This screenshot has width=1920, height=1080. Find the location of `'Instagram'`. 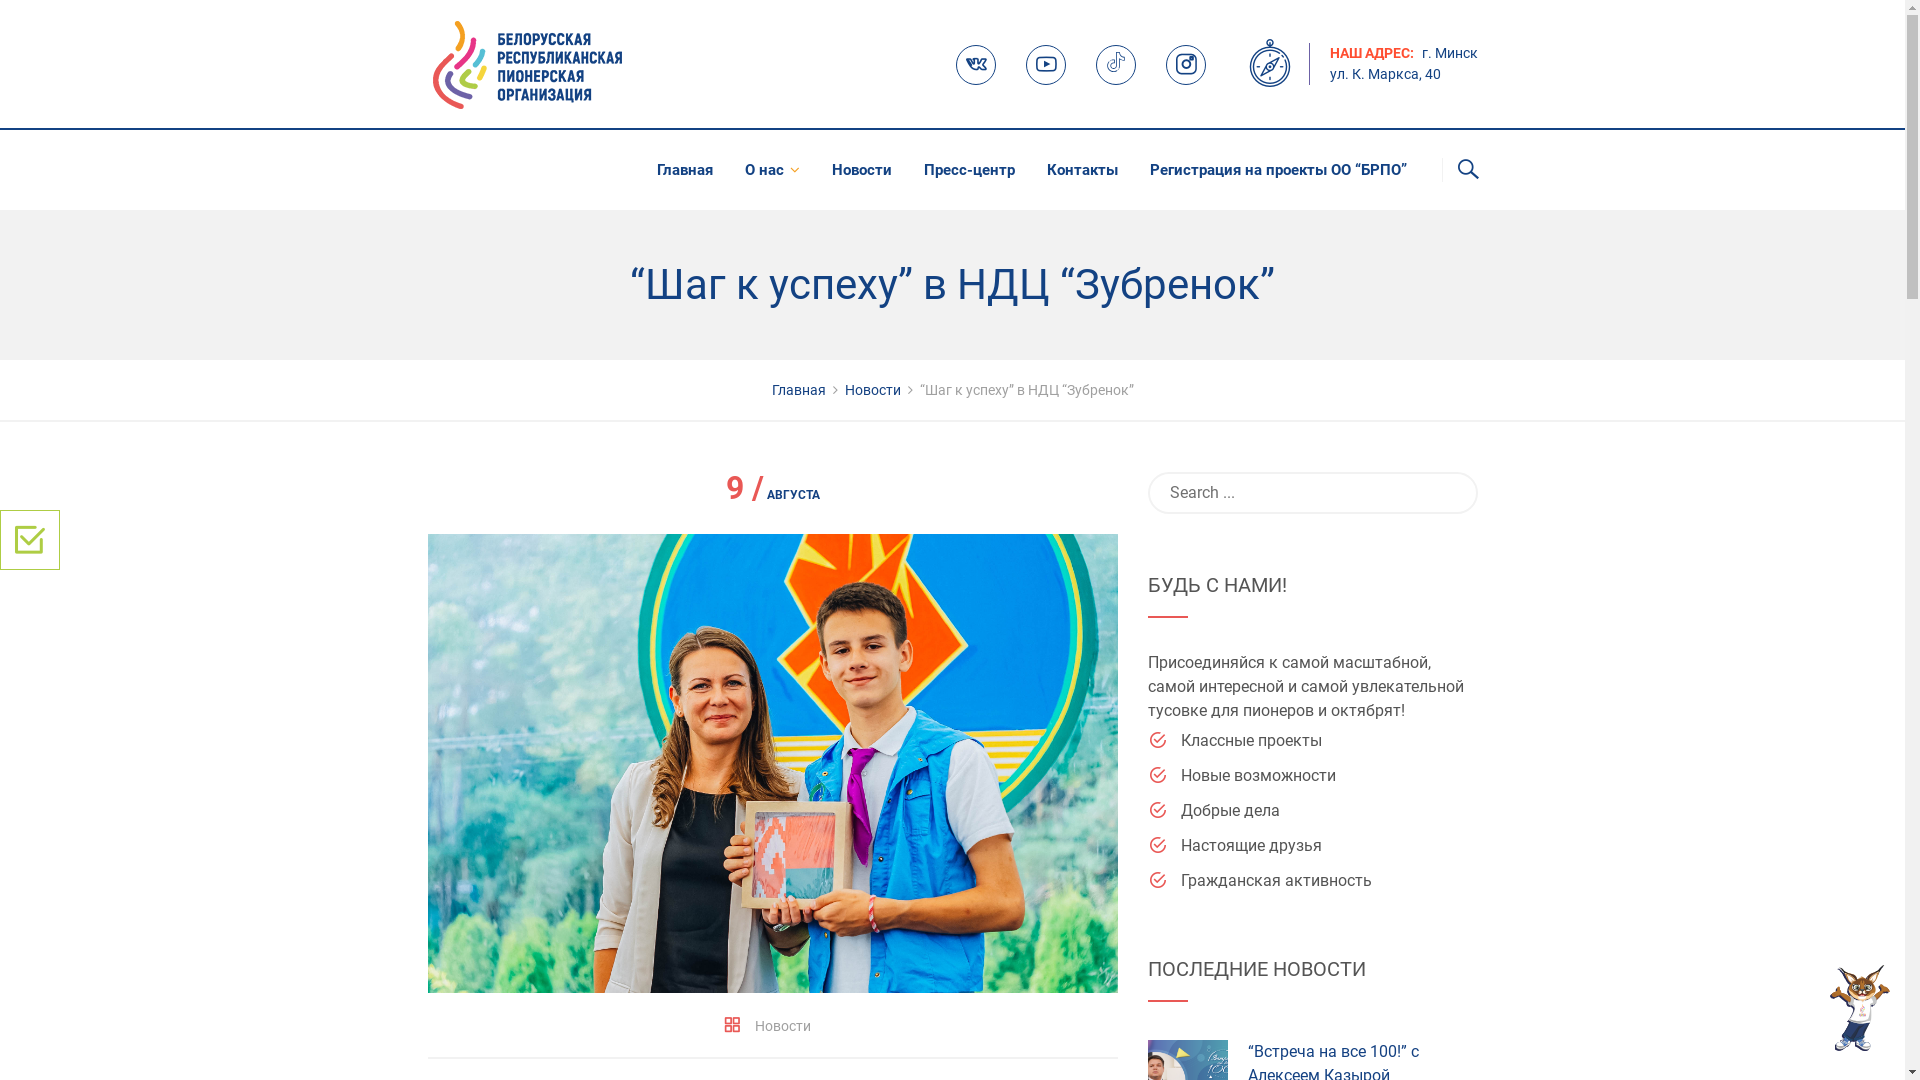

'Instagram' is located at coordinates (1185, 64).